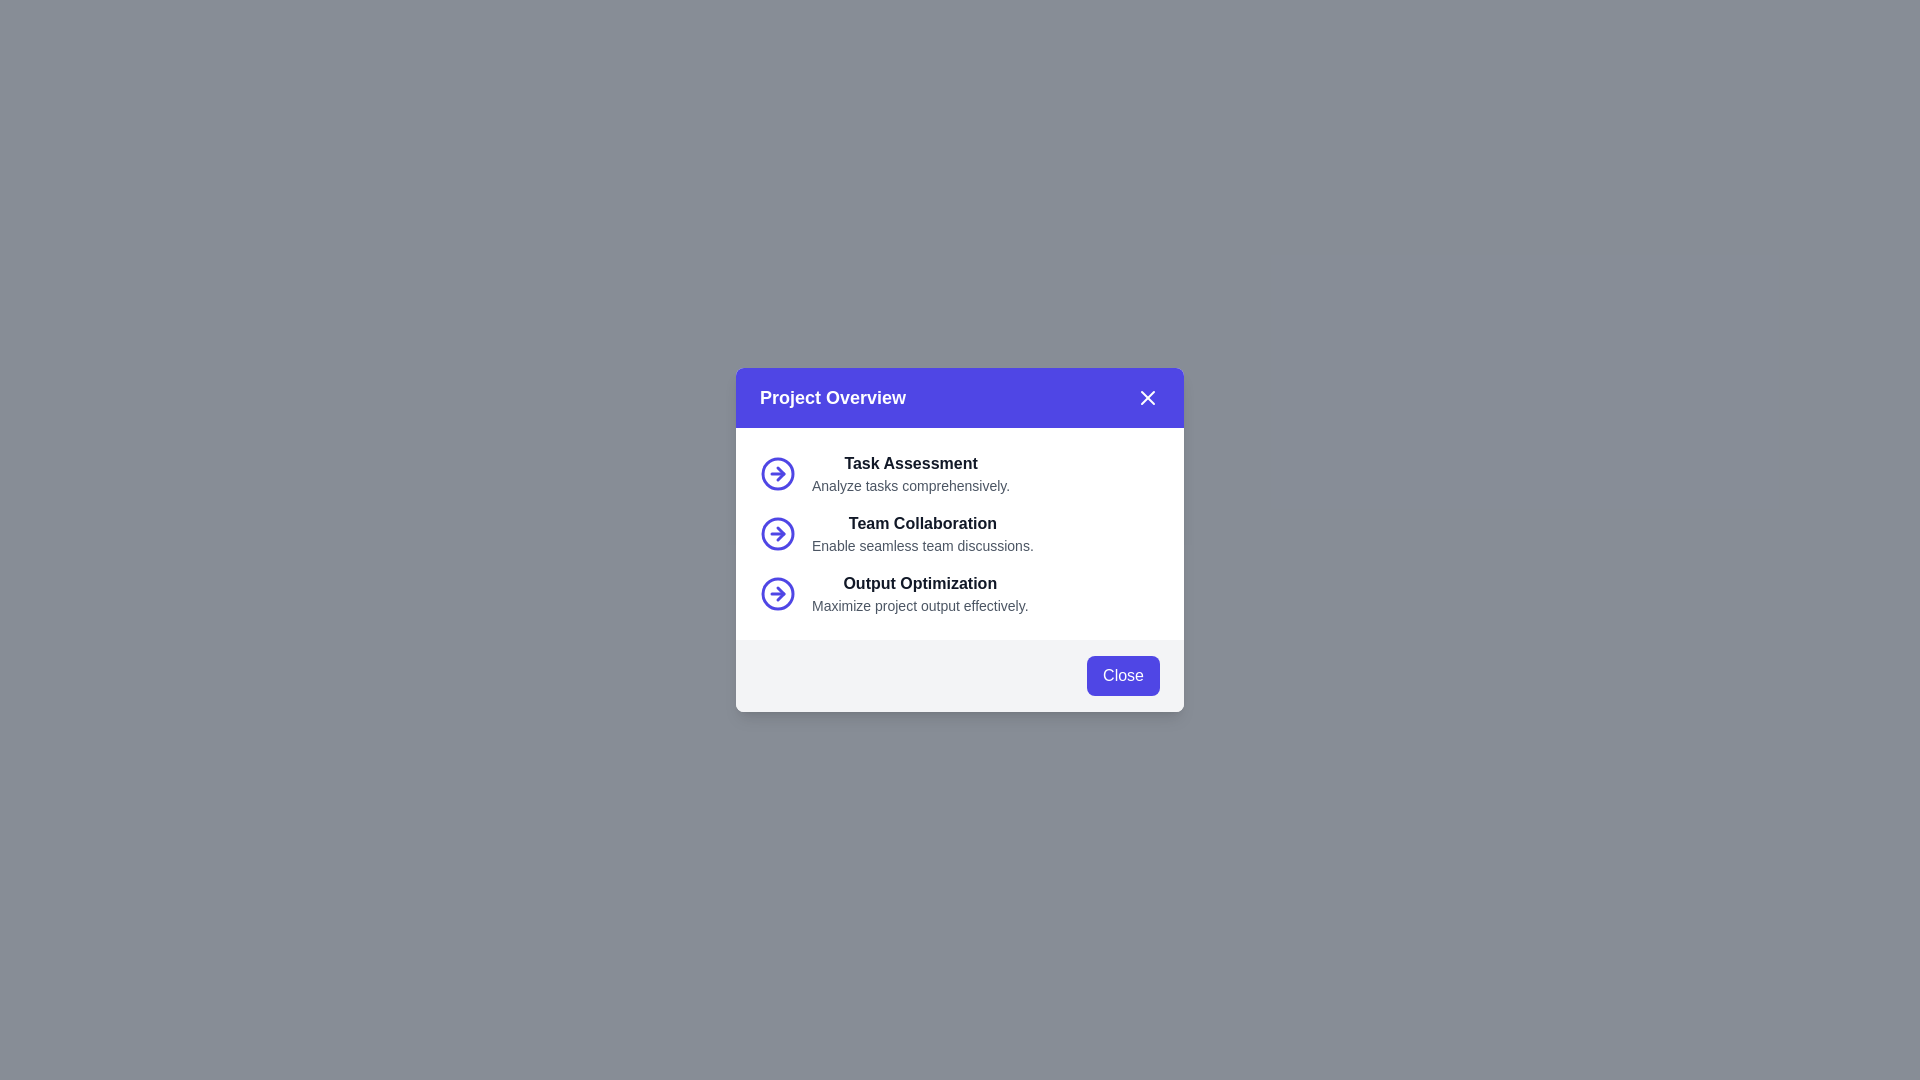 The height and width of the screenshot is (1080, 1920). I want to click on the modal topic, so click(960, 397).